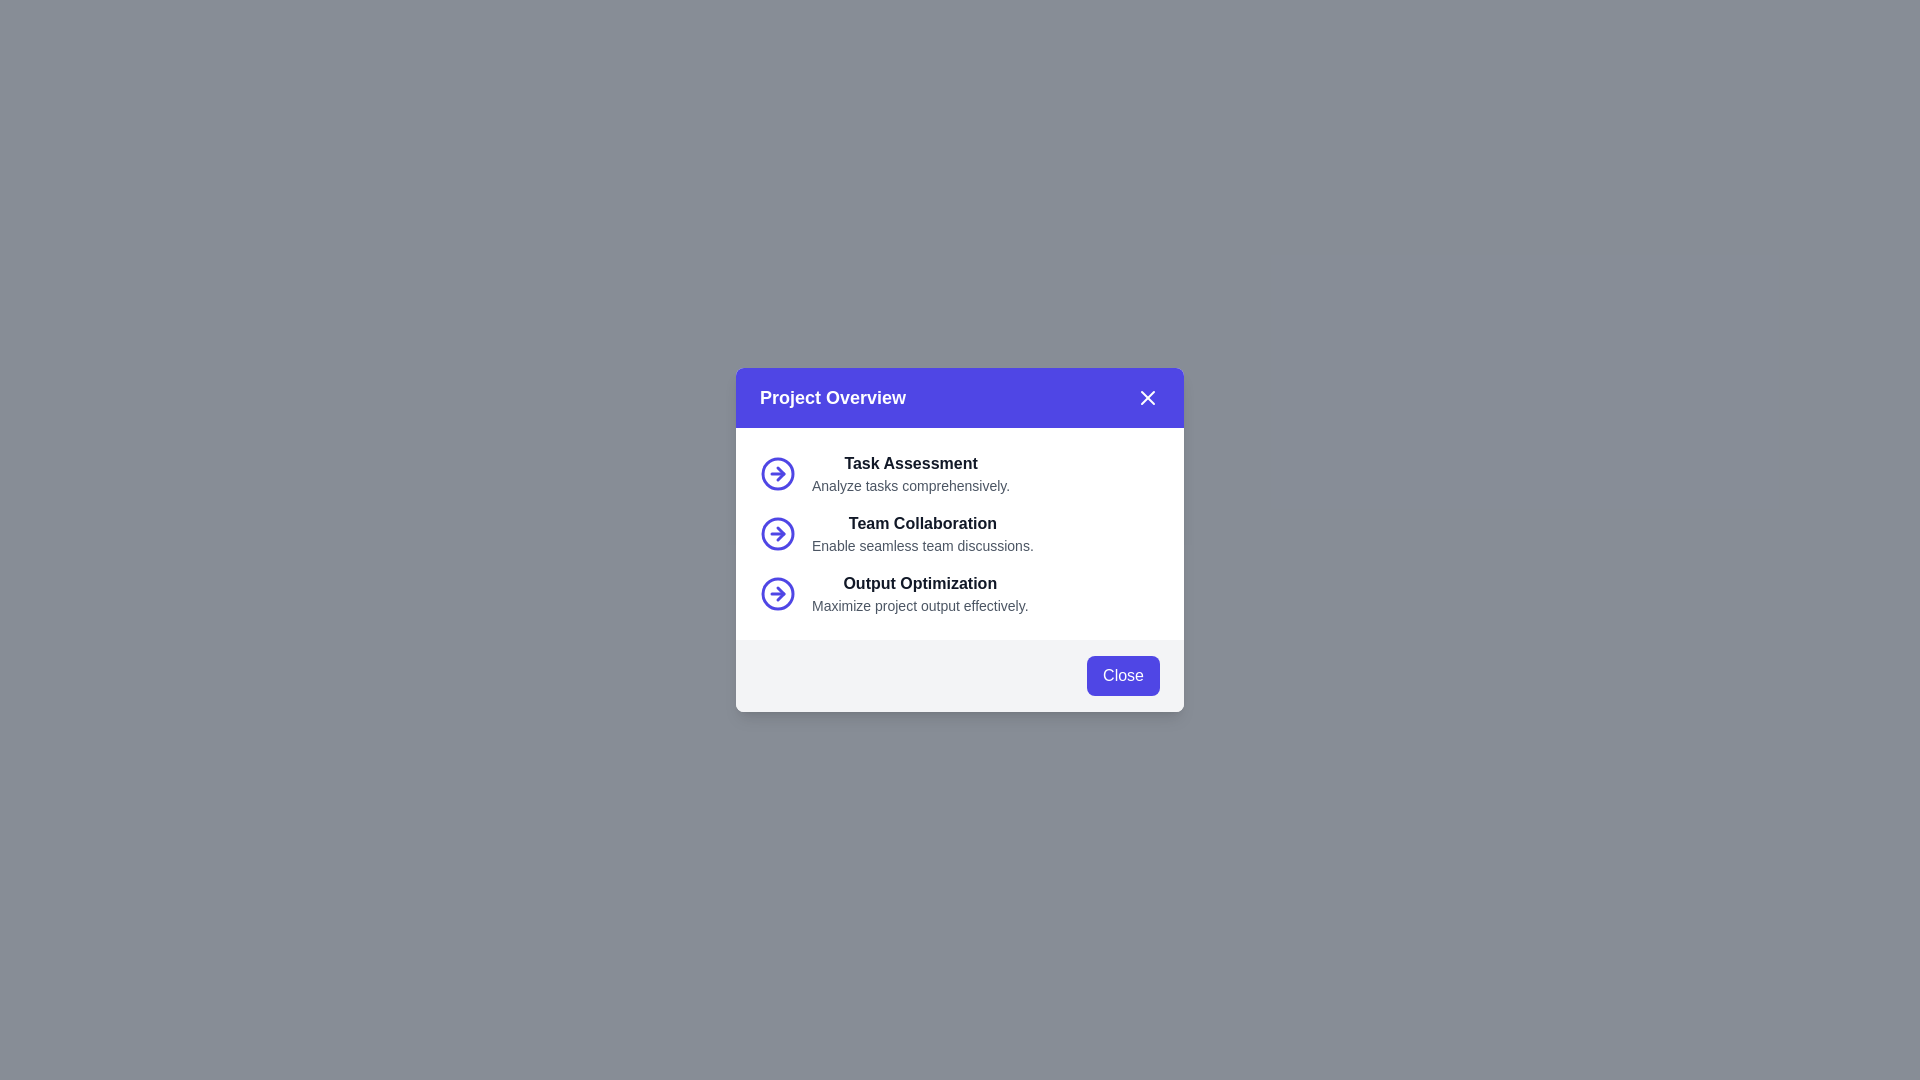 The height and width of the screenshot is (1080, 1920). I want to click on the modal topic, so click(960, 397).